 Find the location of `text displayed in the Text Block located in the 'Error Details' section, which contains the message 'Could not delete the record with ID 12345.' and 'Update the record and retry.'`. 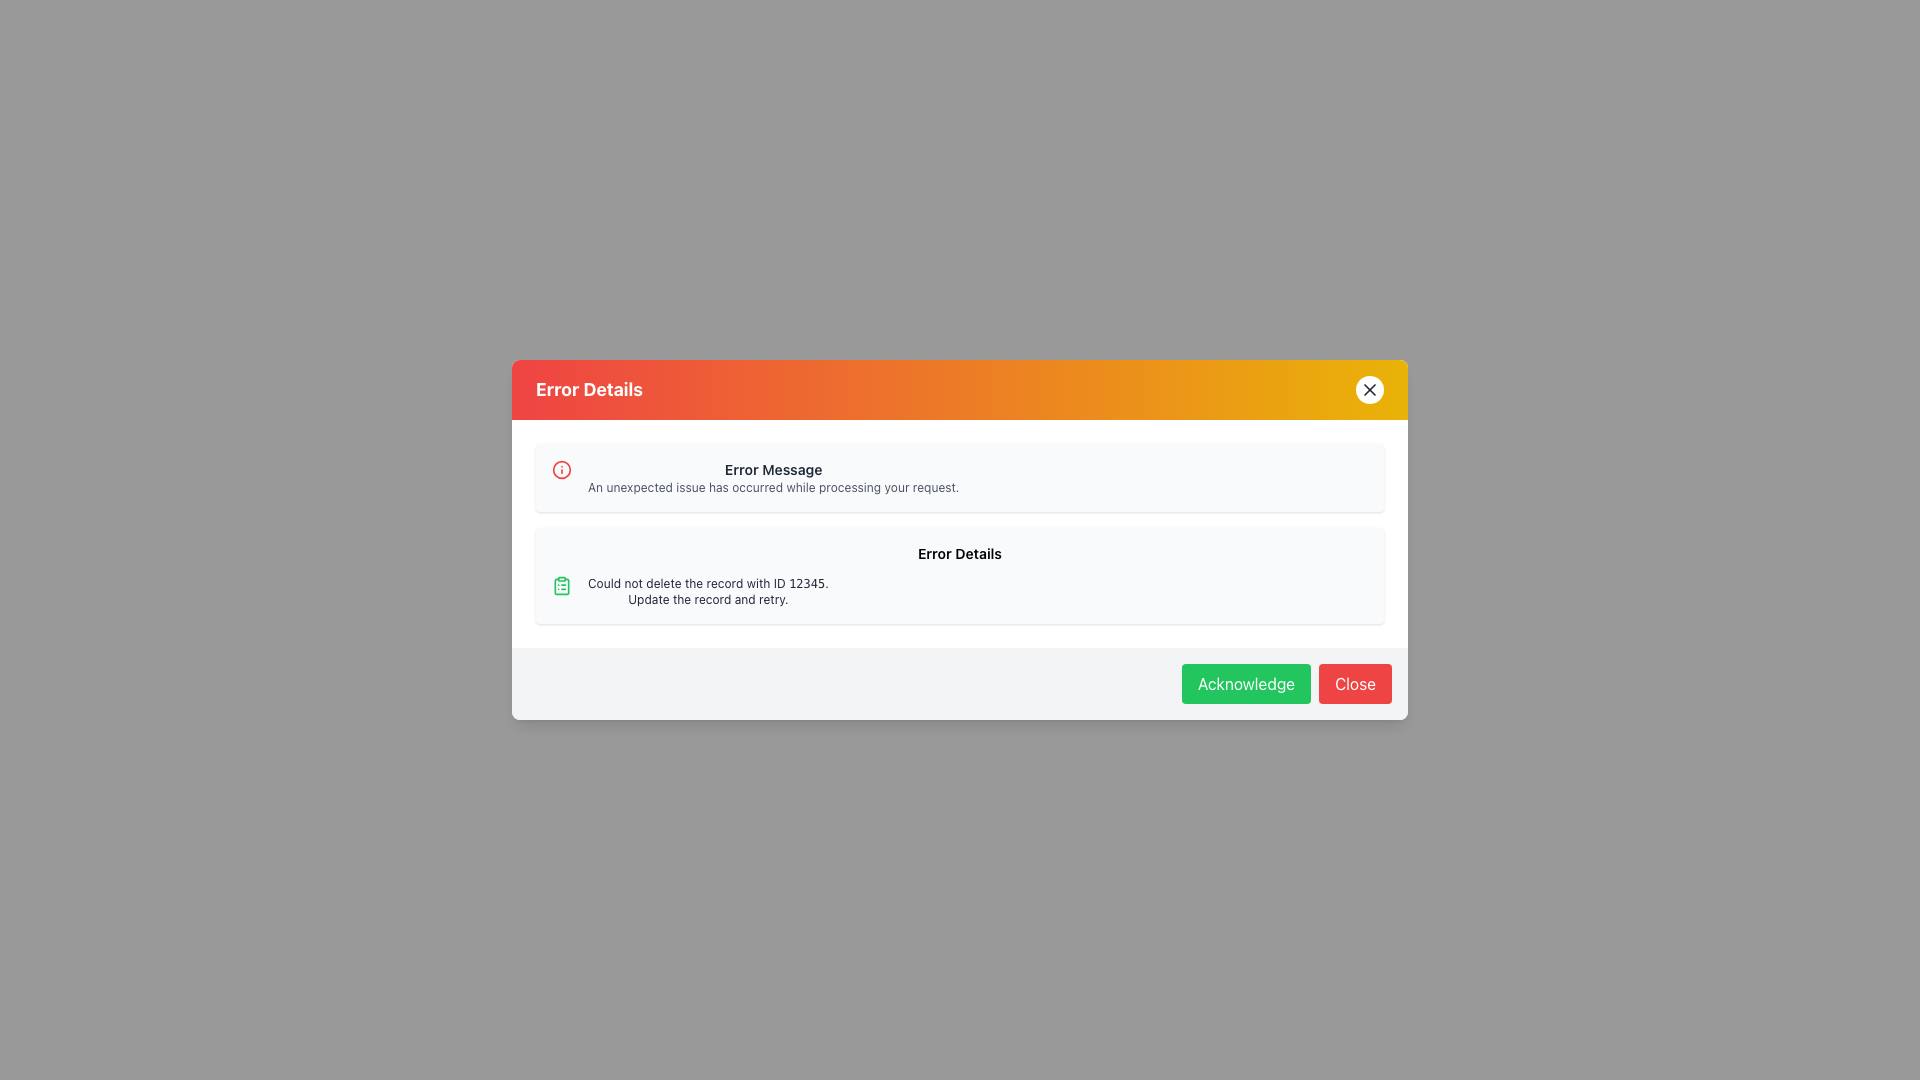

text displayed in the Text Block located in the 'Error Details' section, which contains the message 'Could not delete the record with ID 12345.' and 'Update the record and retry.' is located at coordinates (708, 590).